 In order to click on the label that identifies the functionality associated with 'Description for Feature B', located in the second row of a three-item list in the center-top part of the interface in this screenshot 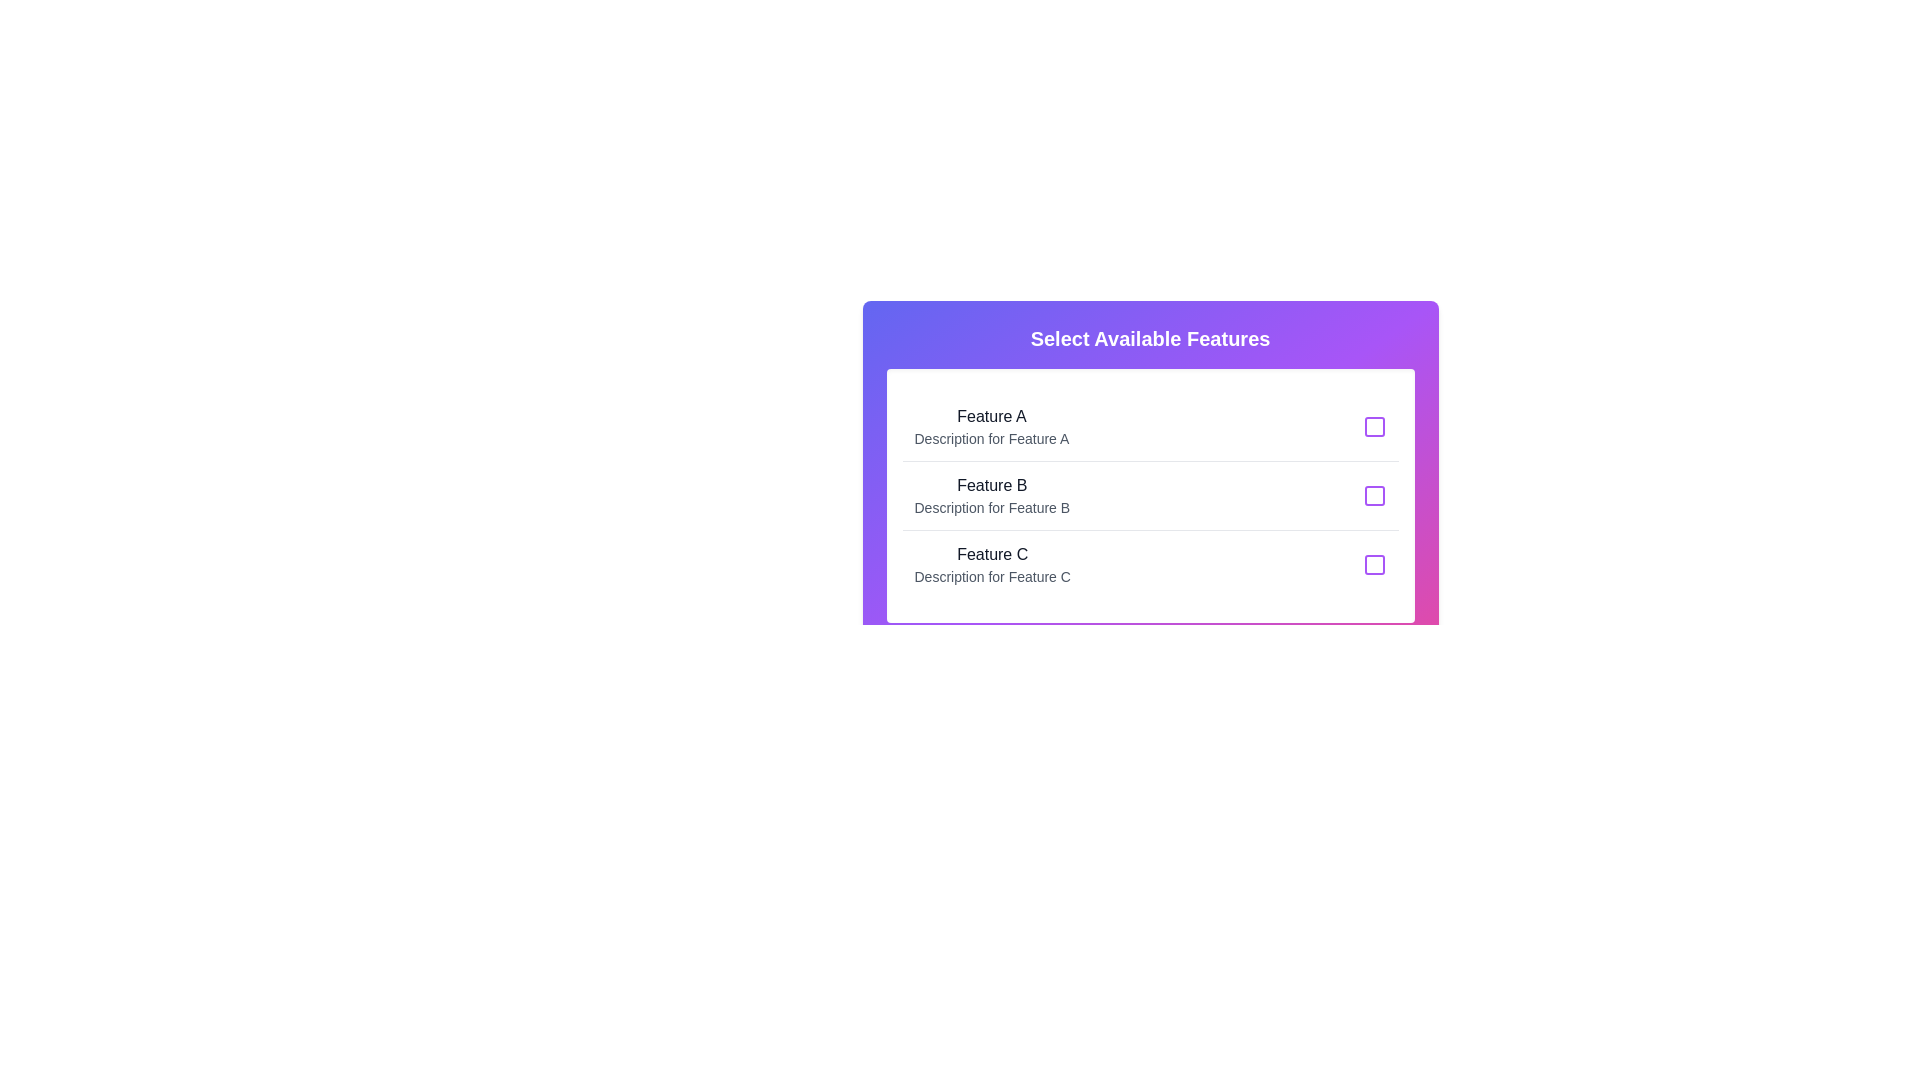, I will do `click(992, 486)`.